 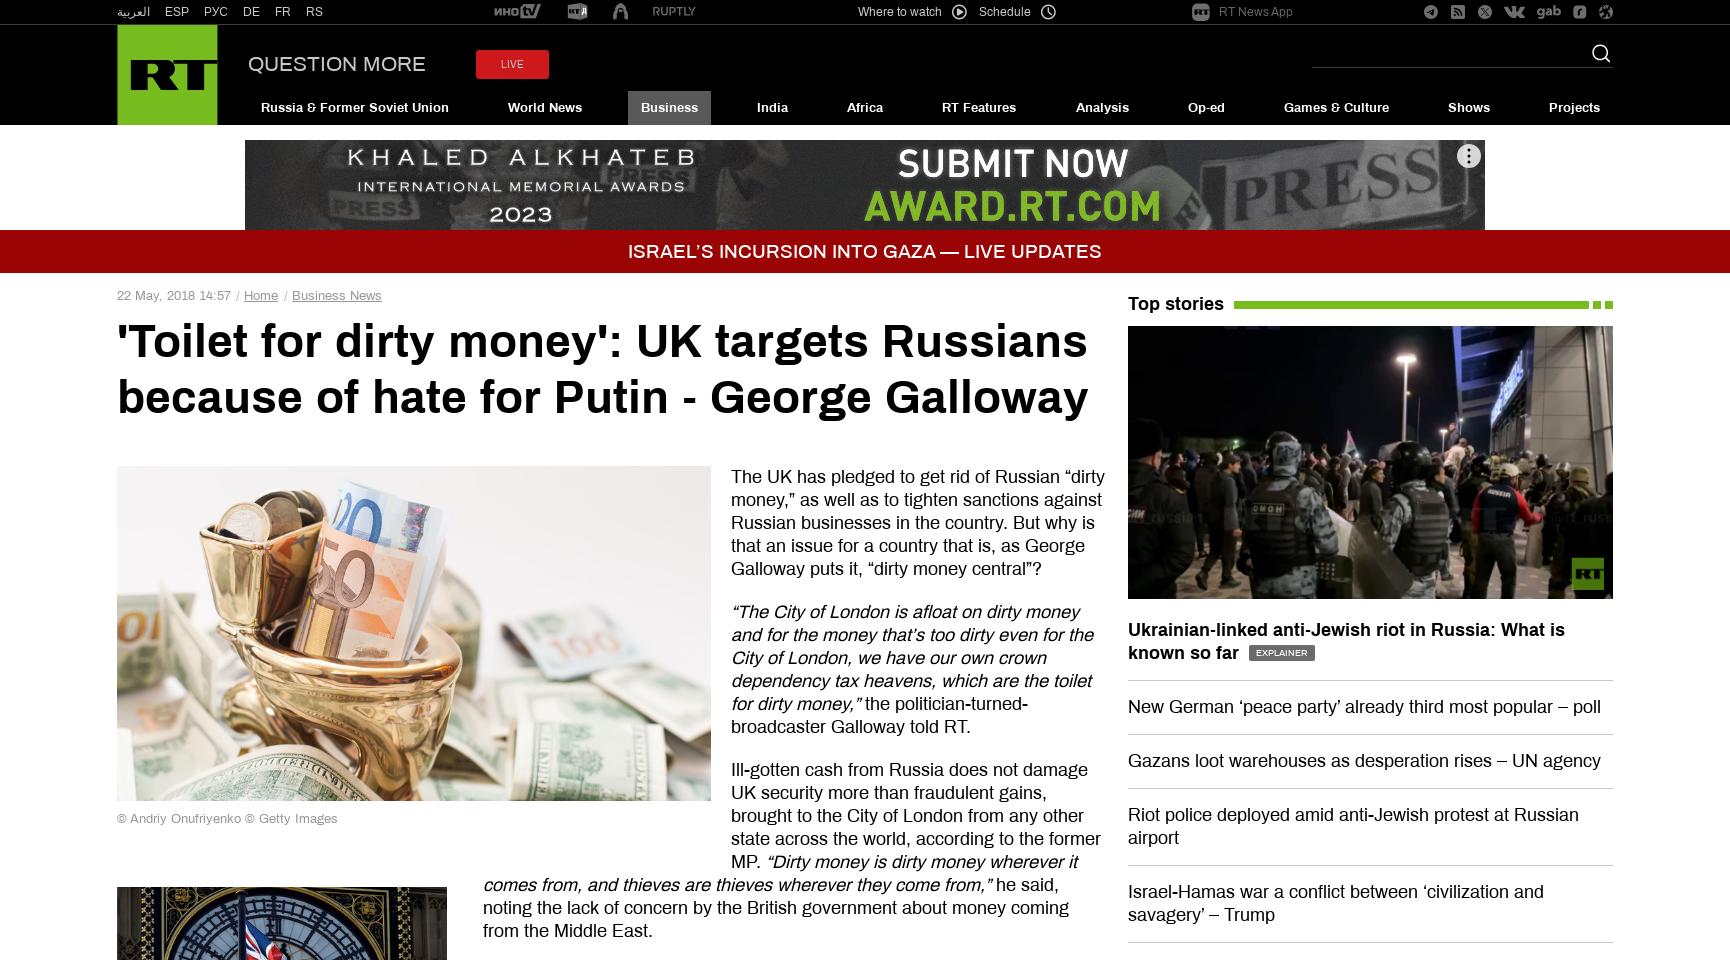 What do you see at coordinates (917, 522) in the screenshot?
I see `'The UK has pledged to get rid of Russian “dirty money,” as well as to tighten sanctions against Russian businesses in the country. But why is that an issue for a country that is, as George Galloway puts it, “dirty money central”?'` at bounding box center [917, 522].